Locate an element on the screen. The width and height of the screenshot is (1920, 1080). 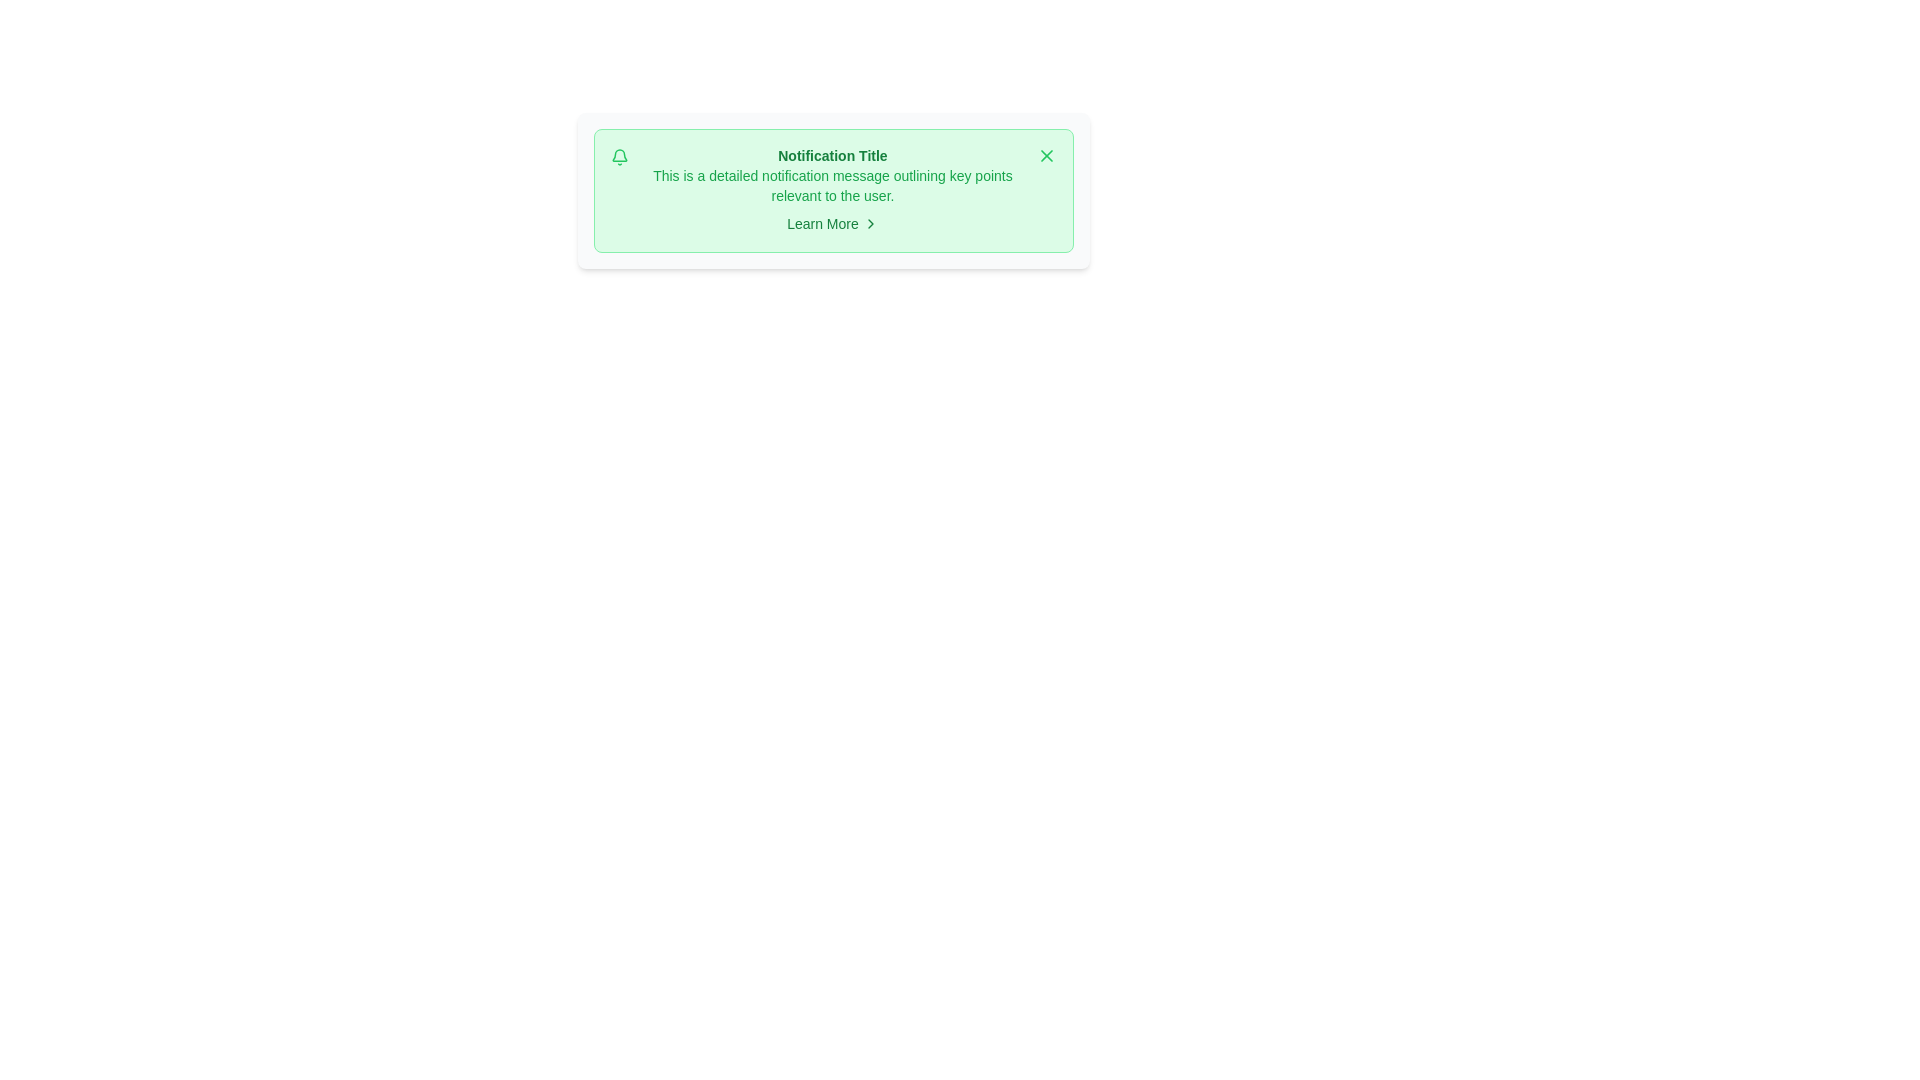
the close button to close the notification panel is located at coordinates (1045, 154).